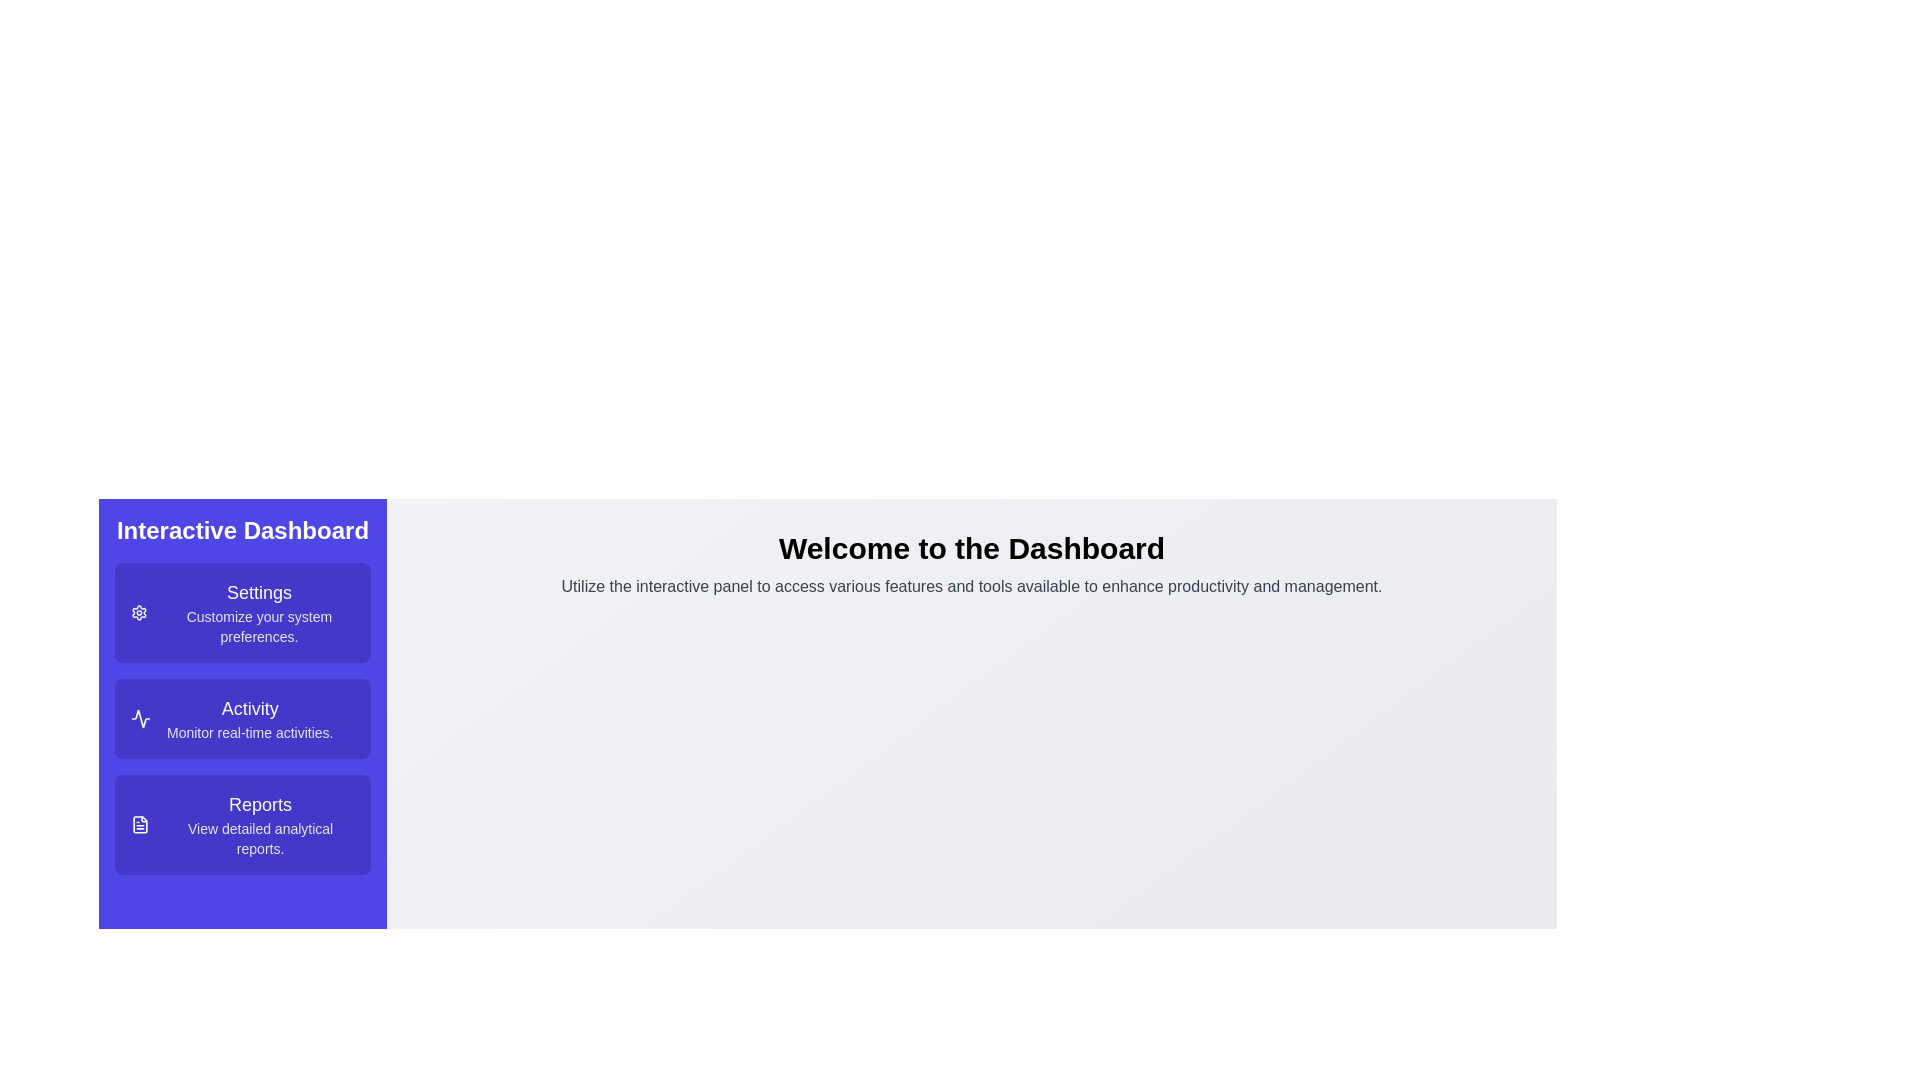 Image resolution: width=1920 pixels, height=1080 pixels. Describe the element at coordinates (242, 825) in the screenshot. I see `the 'Reports' menu option` at that location.